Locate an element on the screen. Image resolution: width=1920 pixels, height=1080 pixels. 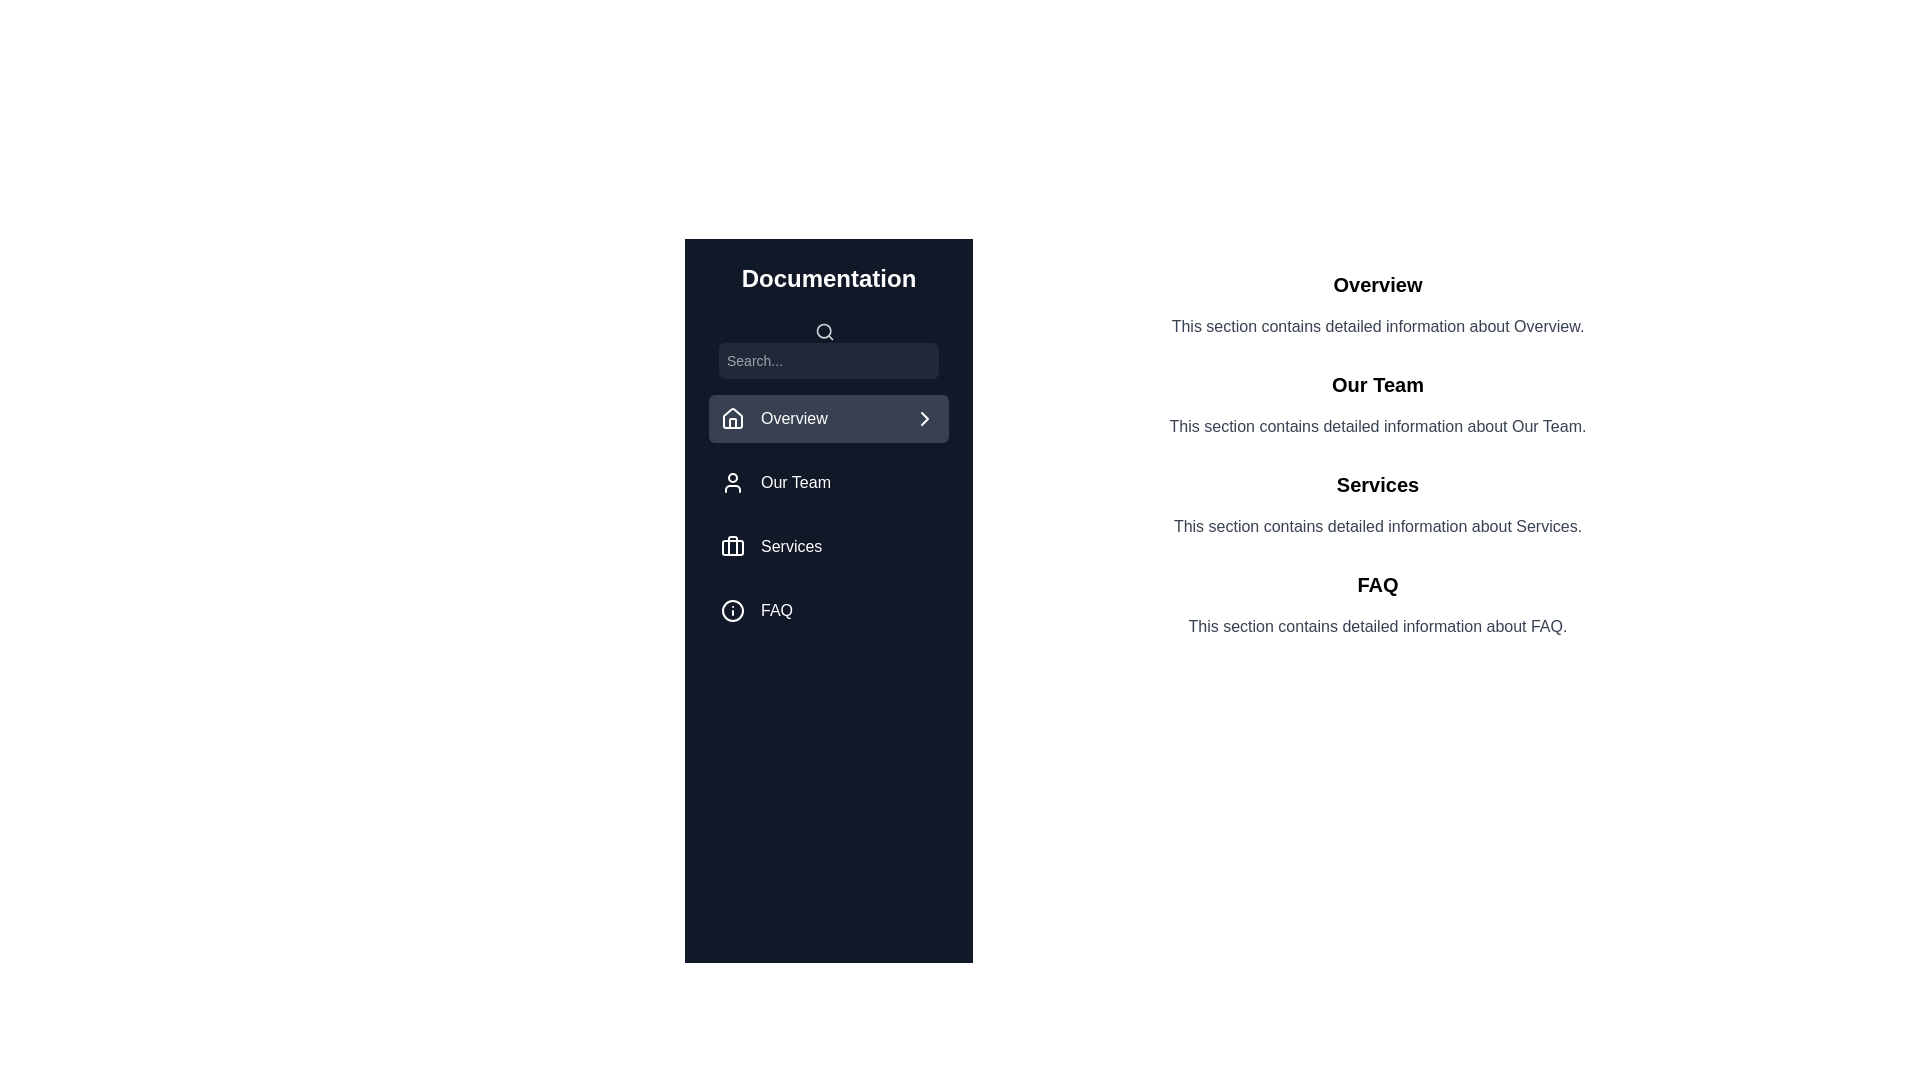
the header element that indicates the start of the FAQ section, located on the left side of the main content area is located at coordinates (1376, 585).